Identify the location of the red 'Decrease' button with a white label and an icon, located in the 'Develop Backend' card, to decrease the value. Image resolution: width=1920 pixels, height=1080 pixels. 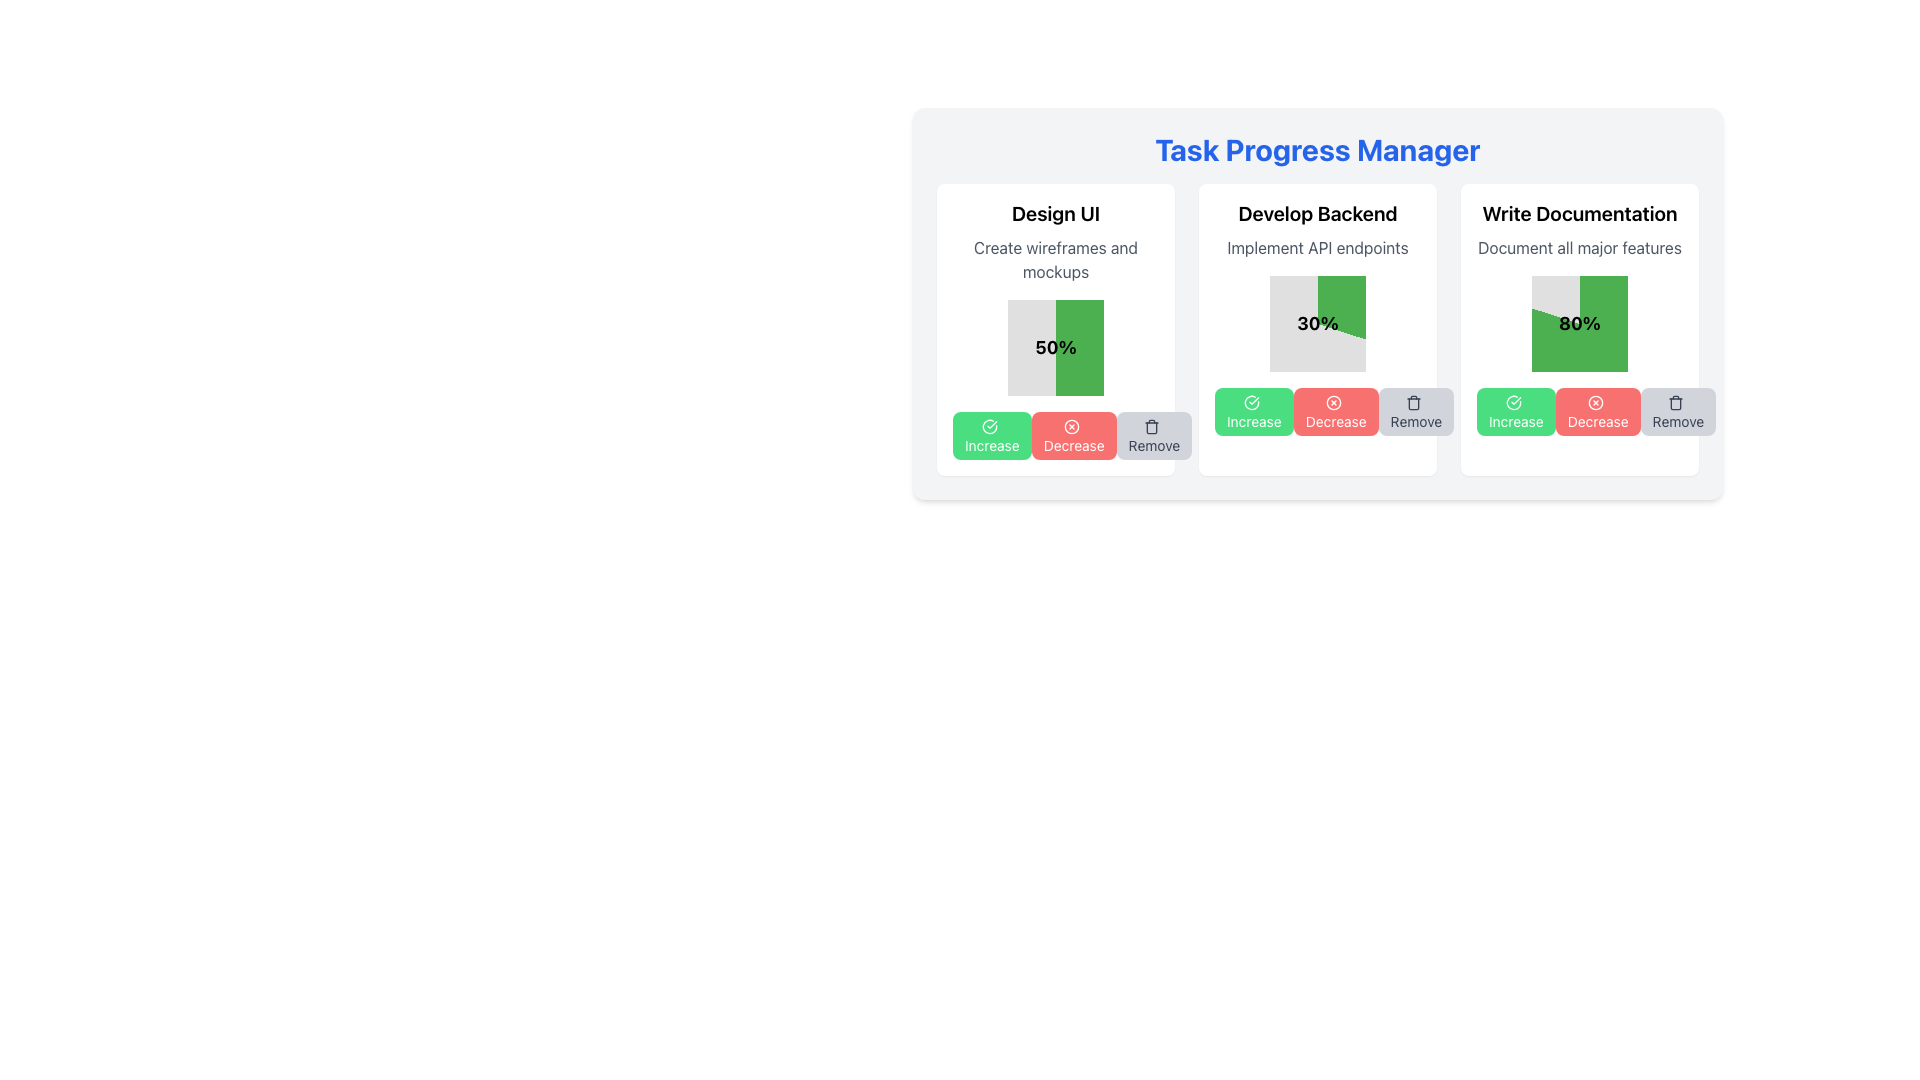
(1318, 411).